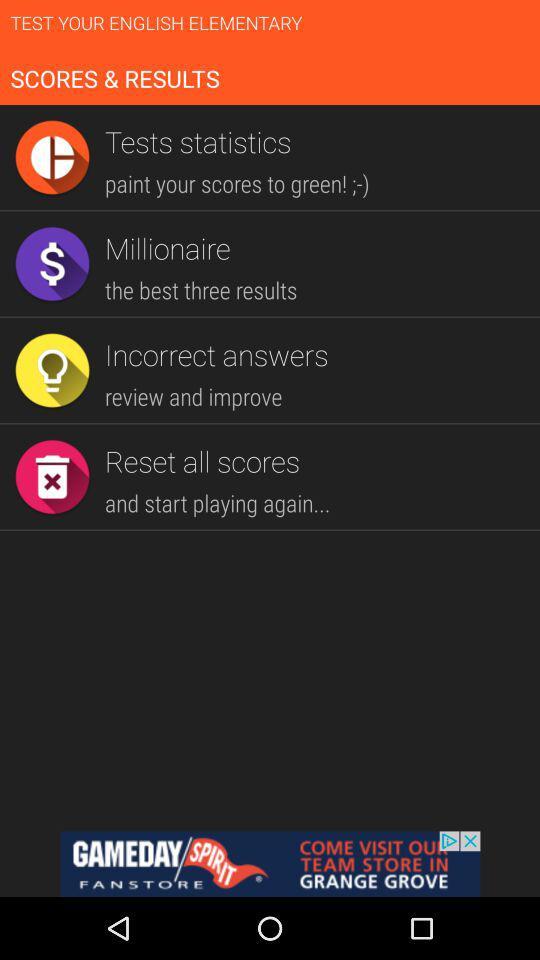  What do you see at coordinates (270, 863) in the screenshot?
I see `goes to advertiser 's website` at bounding box center [270, 863].